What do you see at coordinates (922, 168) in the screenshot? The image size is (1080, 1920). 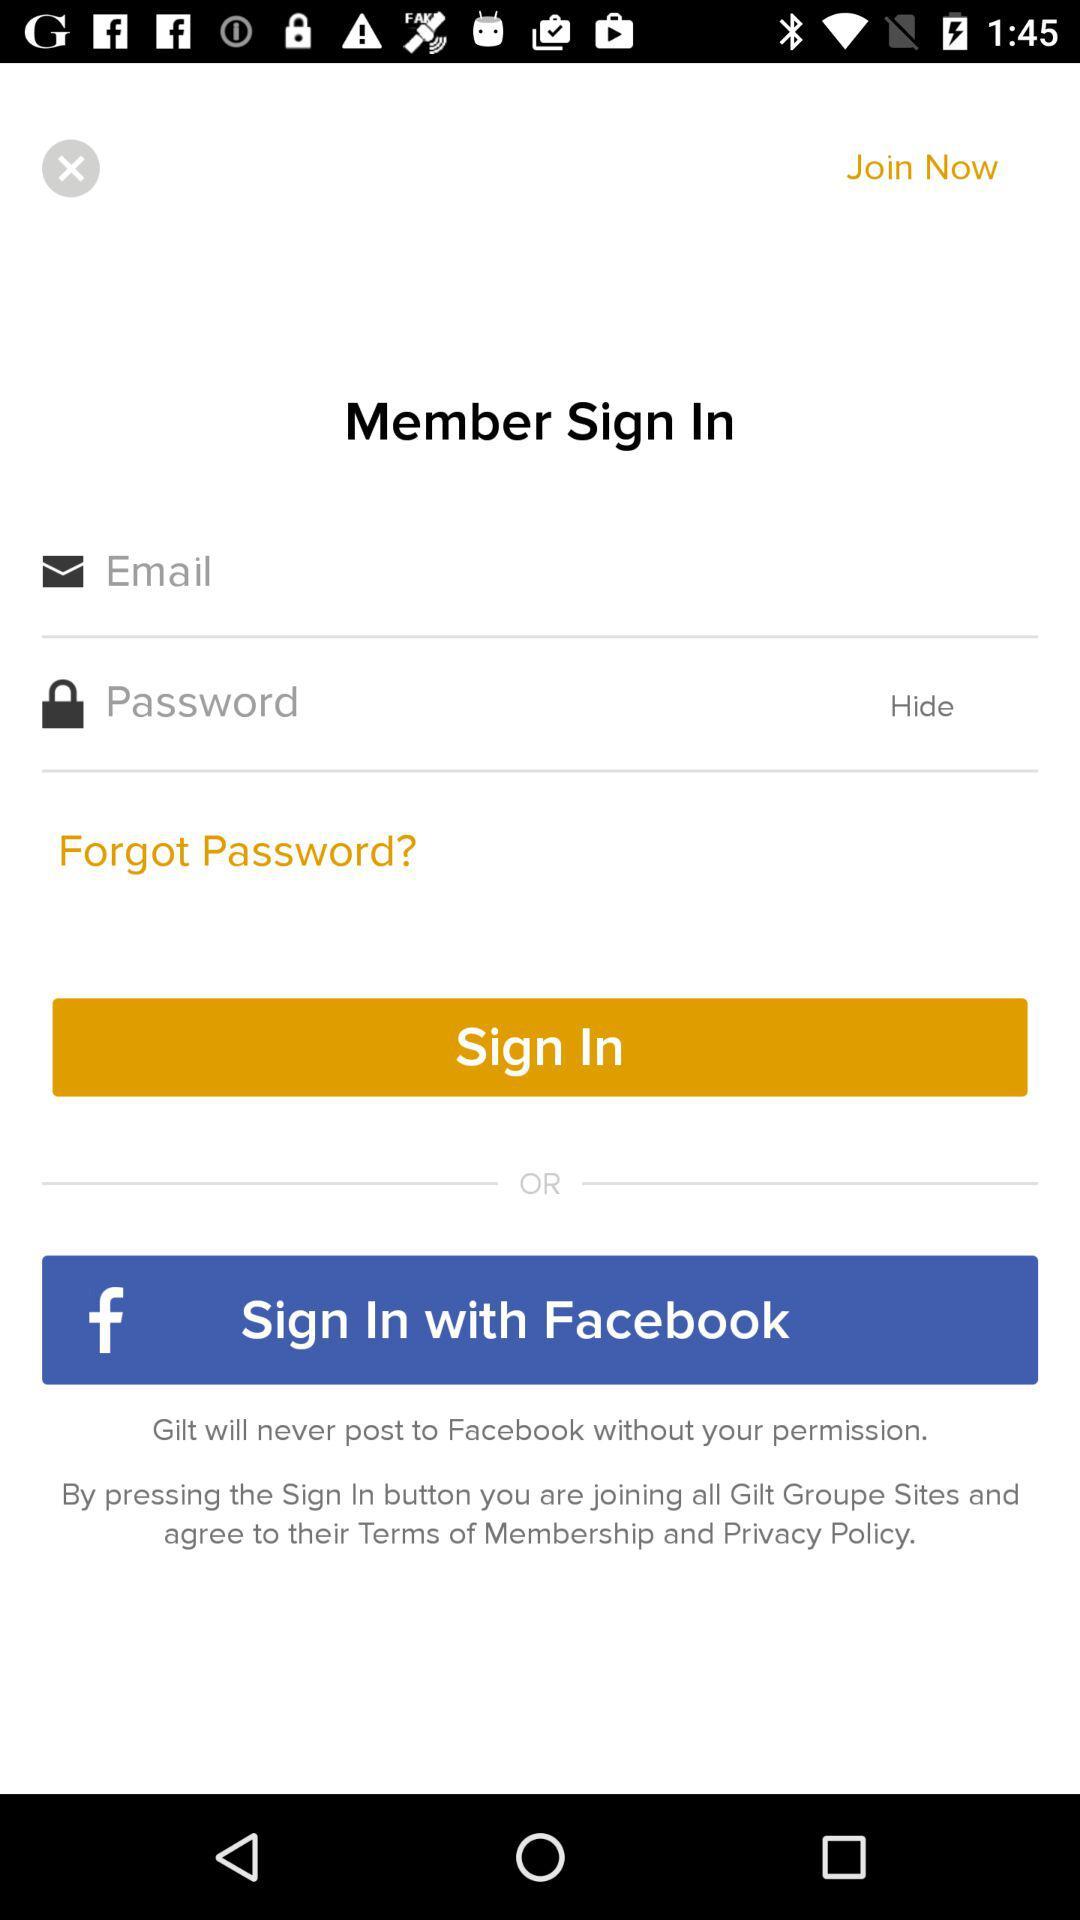 I see `join now` at bounding box center [922, 168].